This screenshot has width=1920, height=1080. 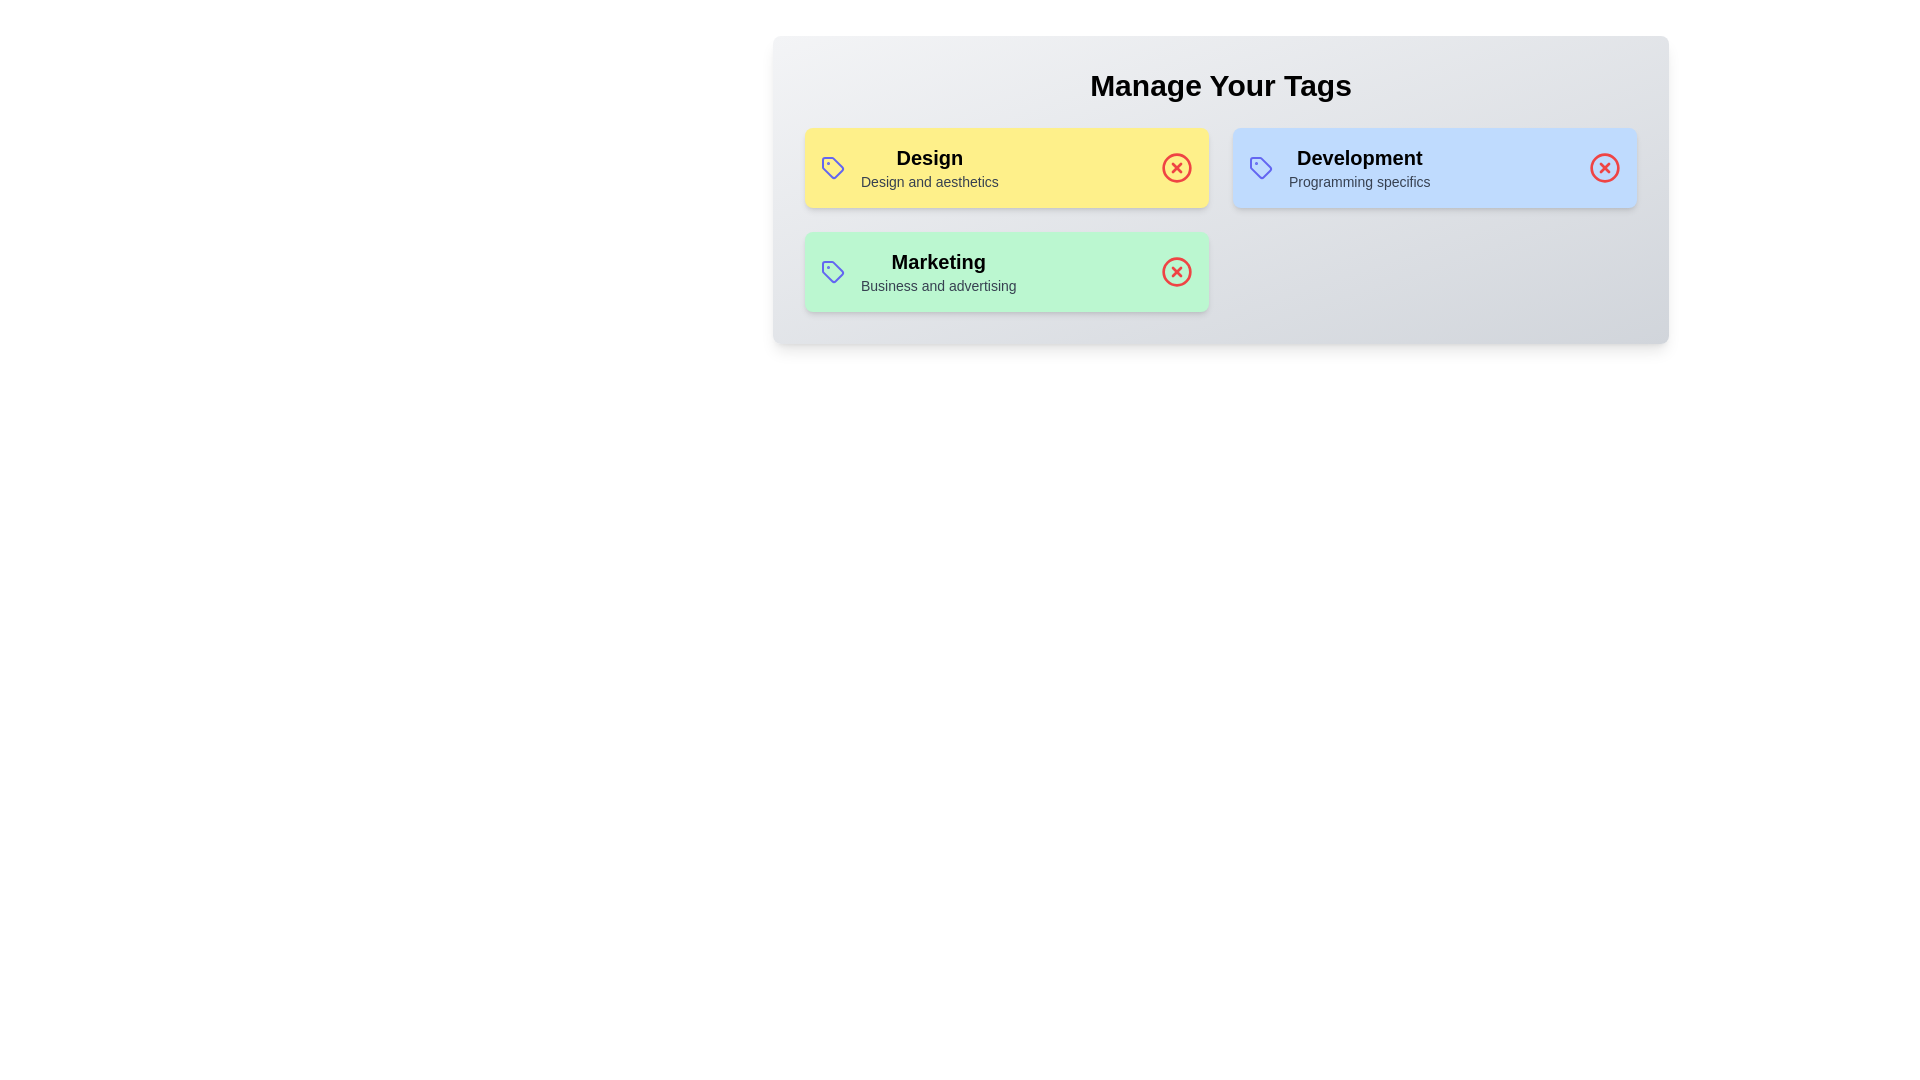 I want to click on the delete icon for the tag labeled Marketing, so click(x=1176, y=272).